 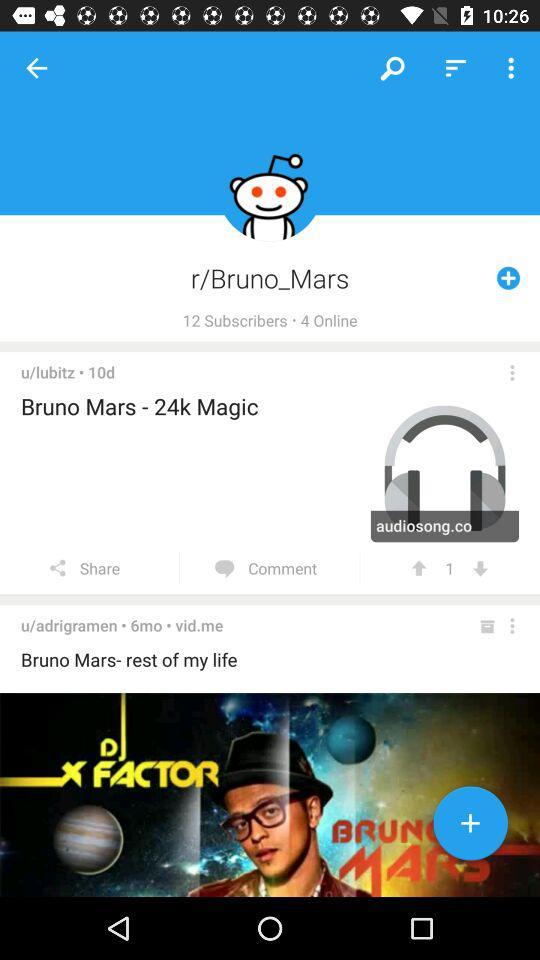 I want to click on favorite, so click(x=470, y=827).